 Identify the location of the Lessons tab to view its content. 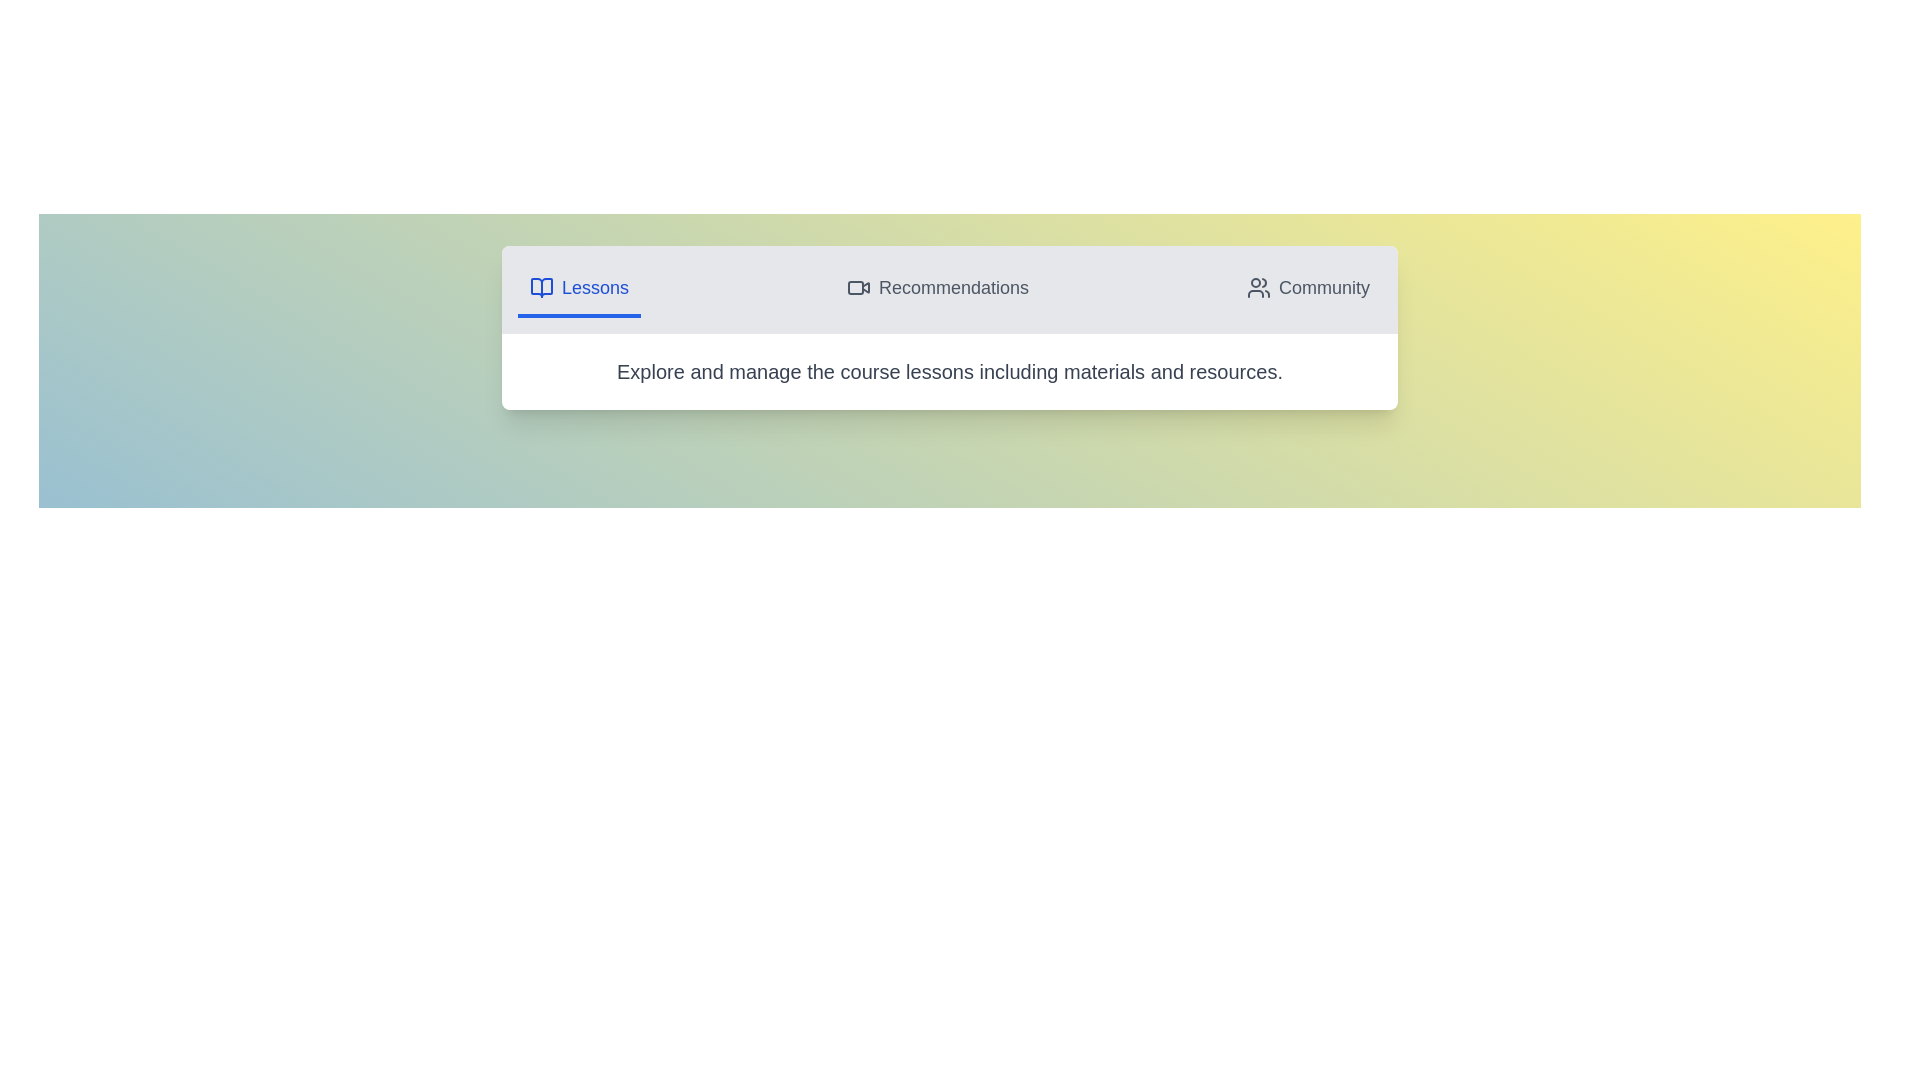
(578, 289).